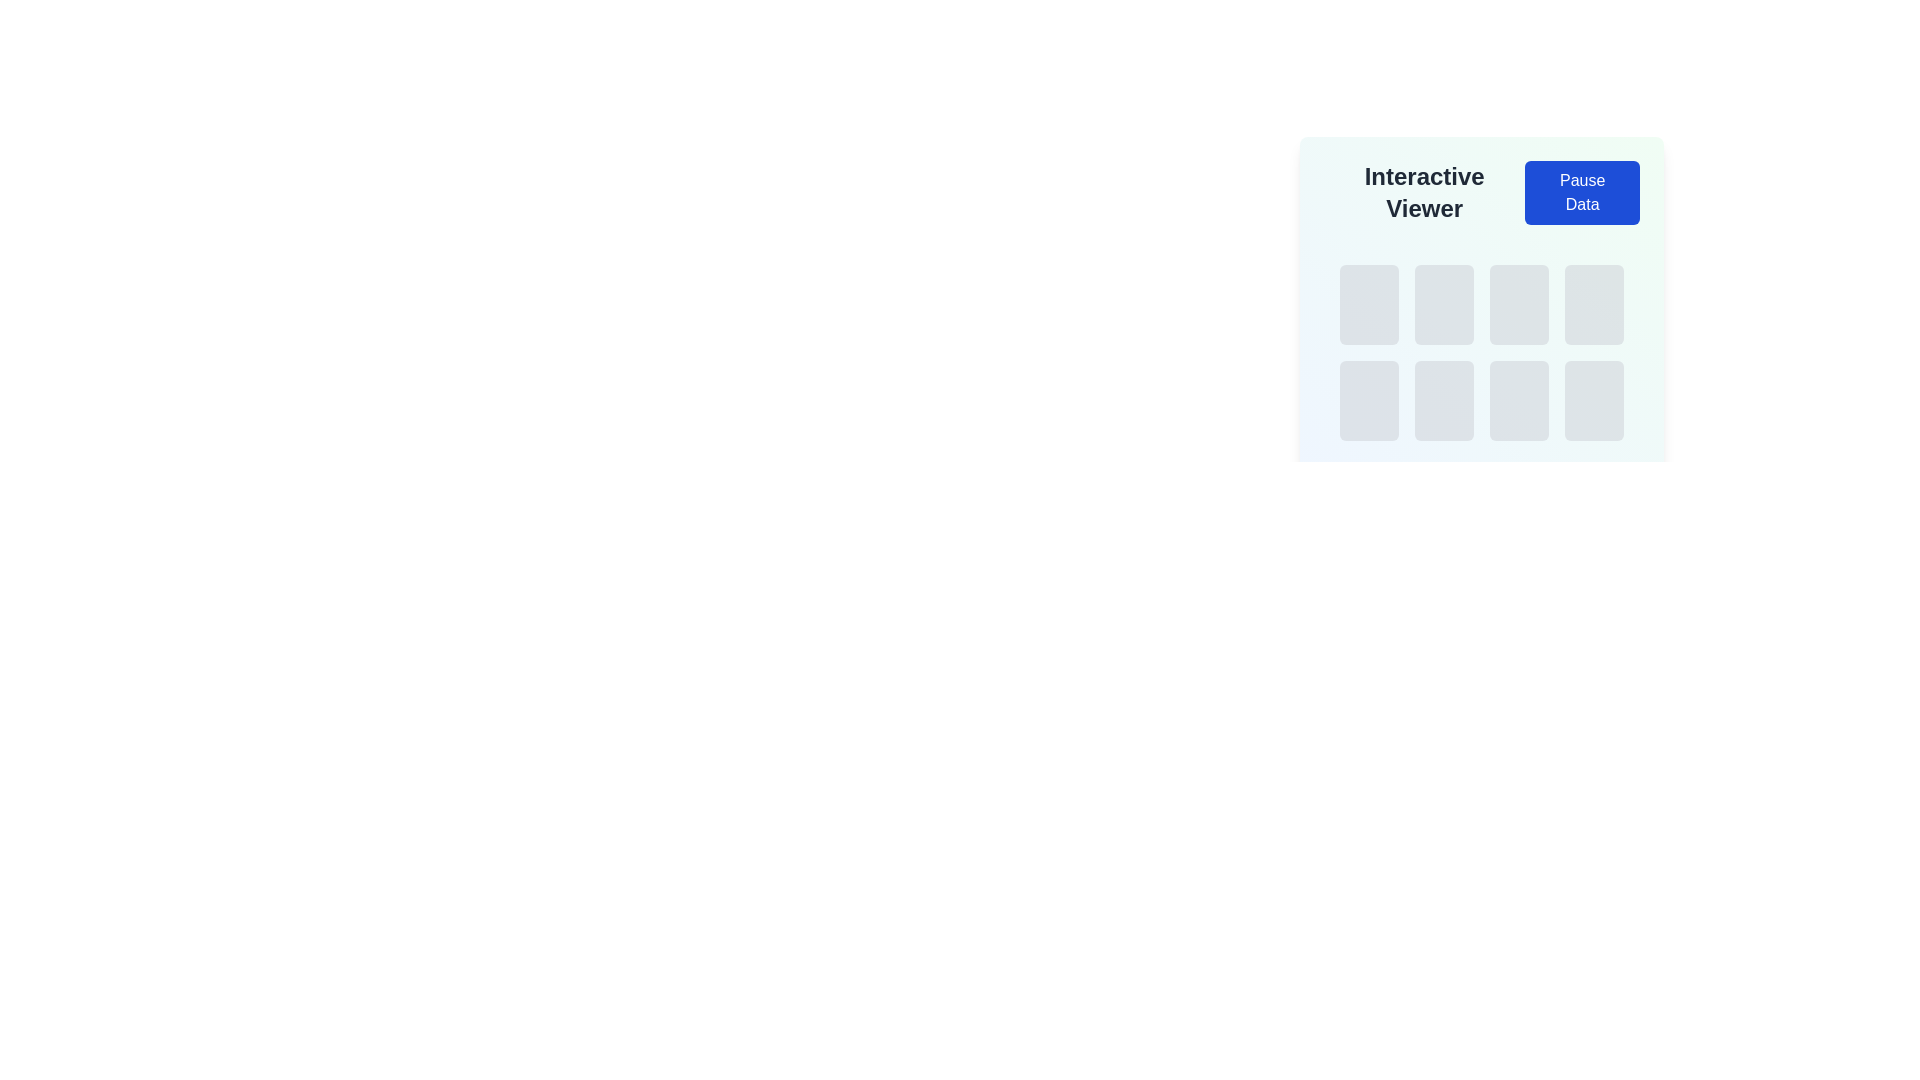 This screenshot has height=1080, width=1920. Describe the element at coordinates (1581, 192) in the screenshot. I see `the 'Pause Data' button, which is a rectangular button with rounded corners, blue background, and white text` at that location.